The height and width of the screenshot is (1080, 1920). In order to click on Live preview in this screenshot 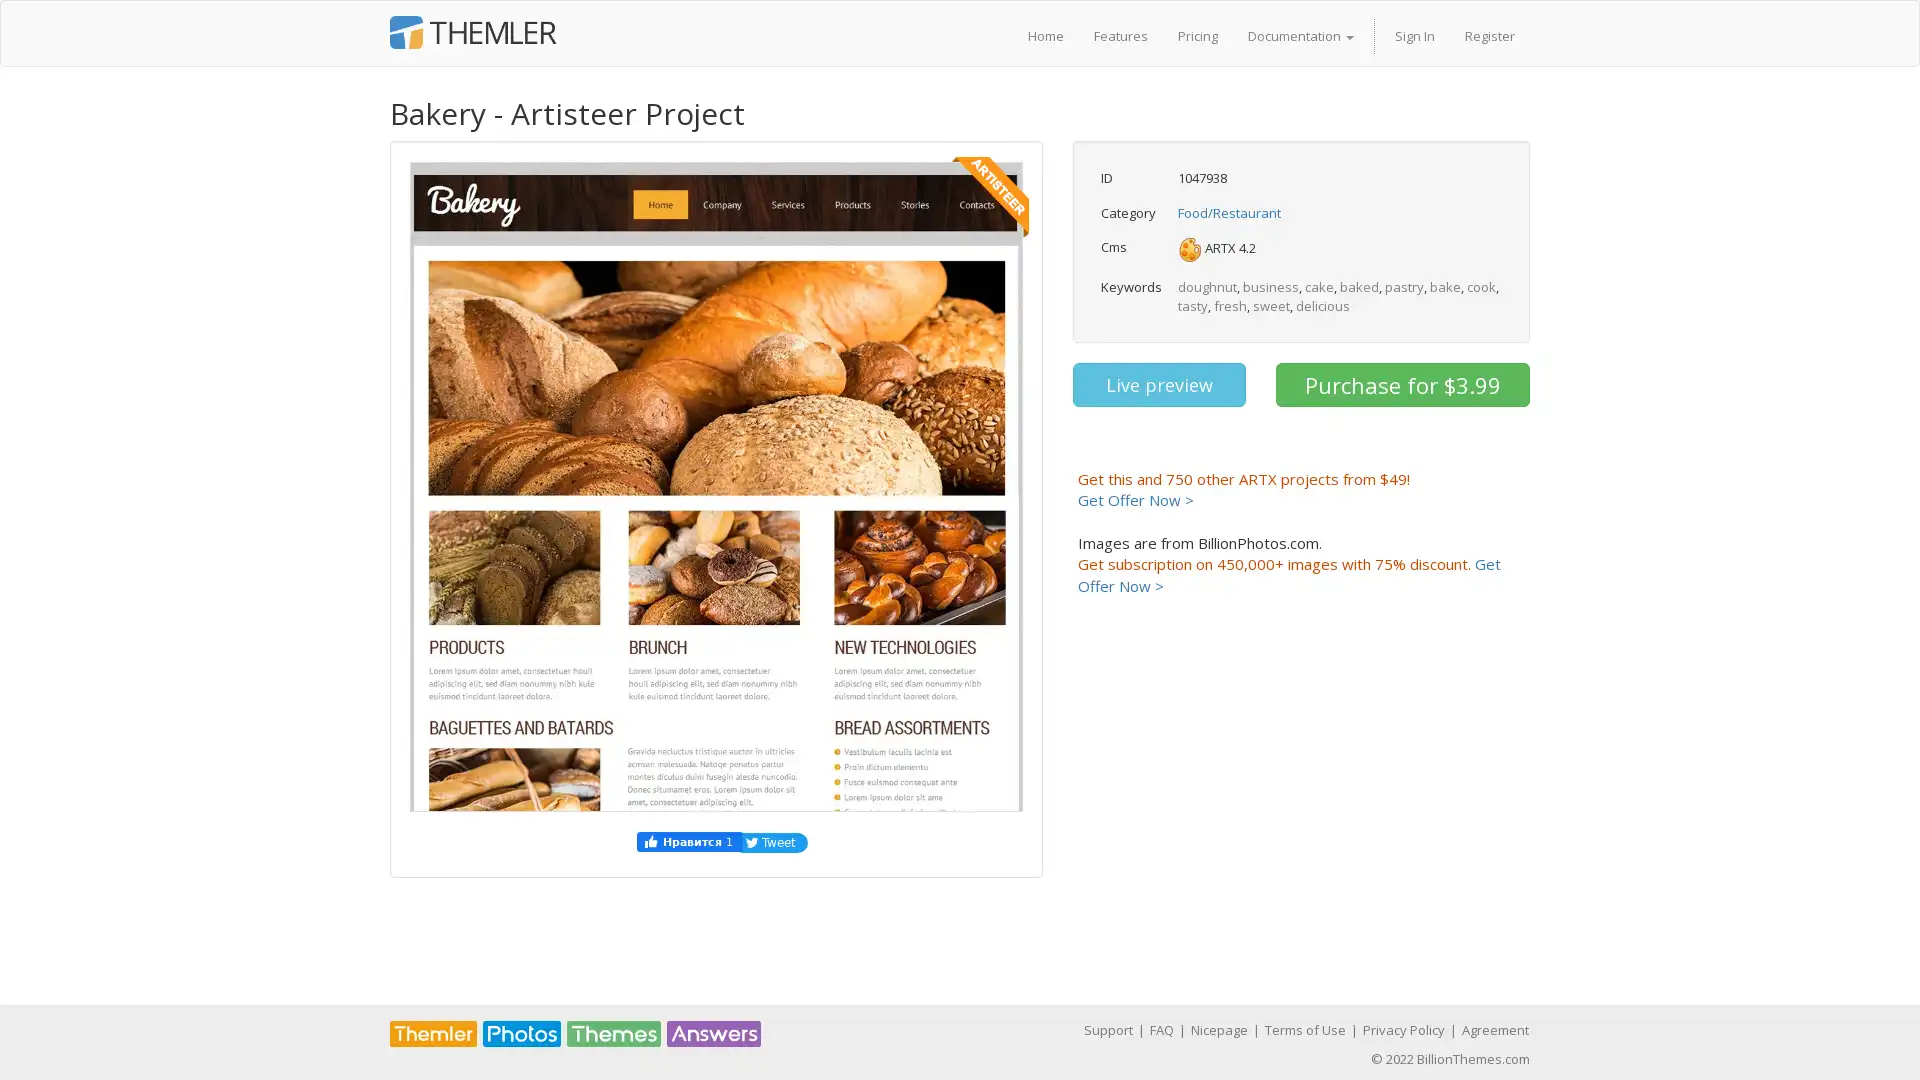, I will do `click(1158, 385)`.